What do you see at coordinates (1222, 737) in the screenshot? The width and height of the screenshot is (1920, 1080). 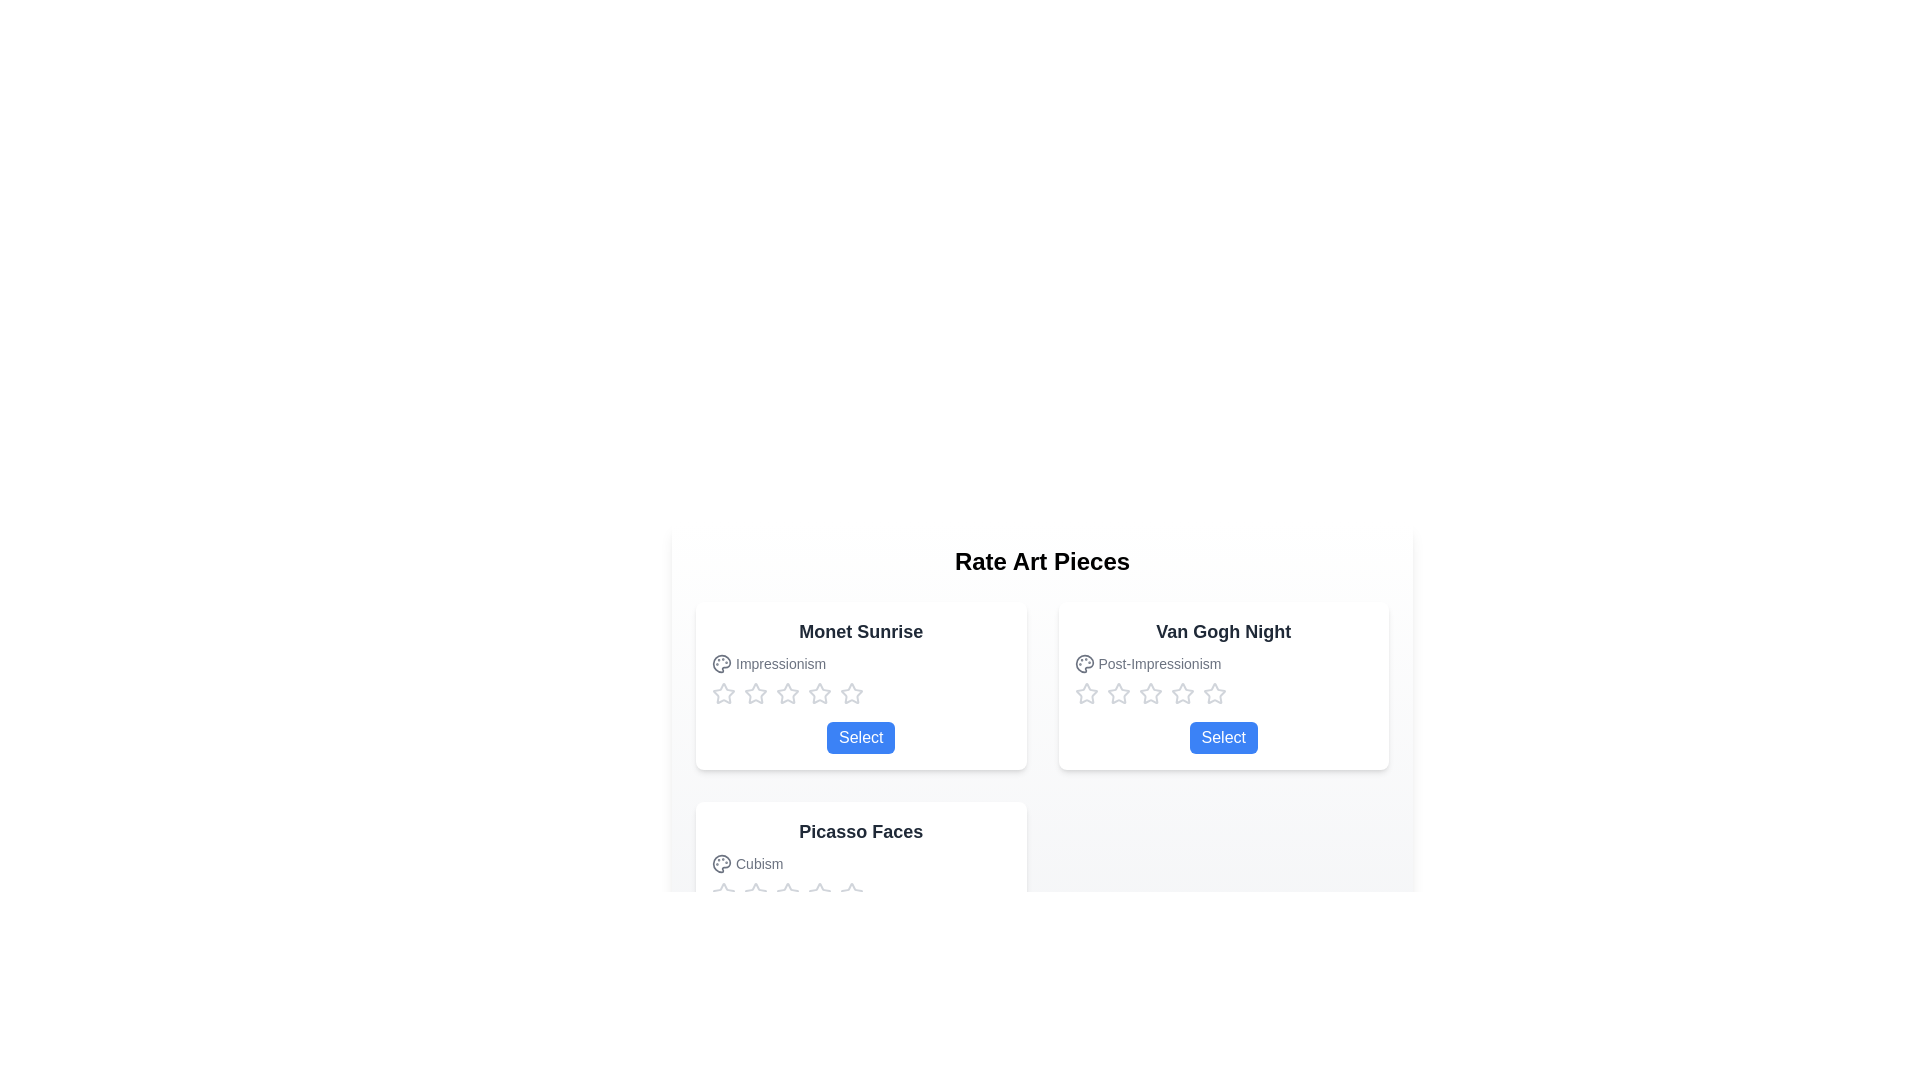 I see `the button located at the bottom of the 'Van Gogh Night' card` at bounding box center [1222, 737].